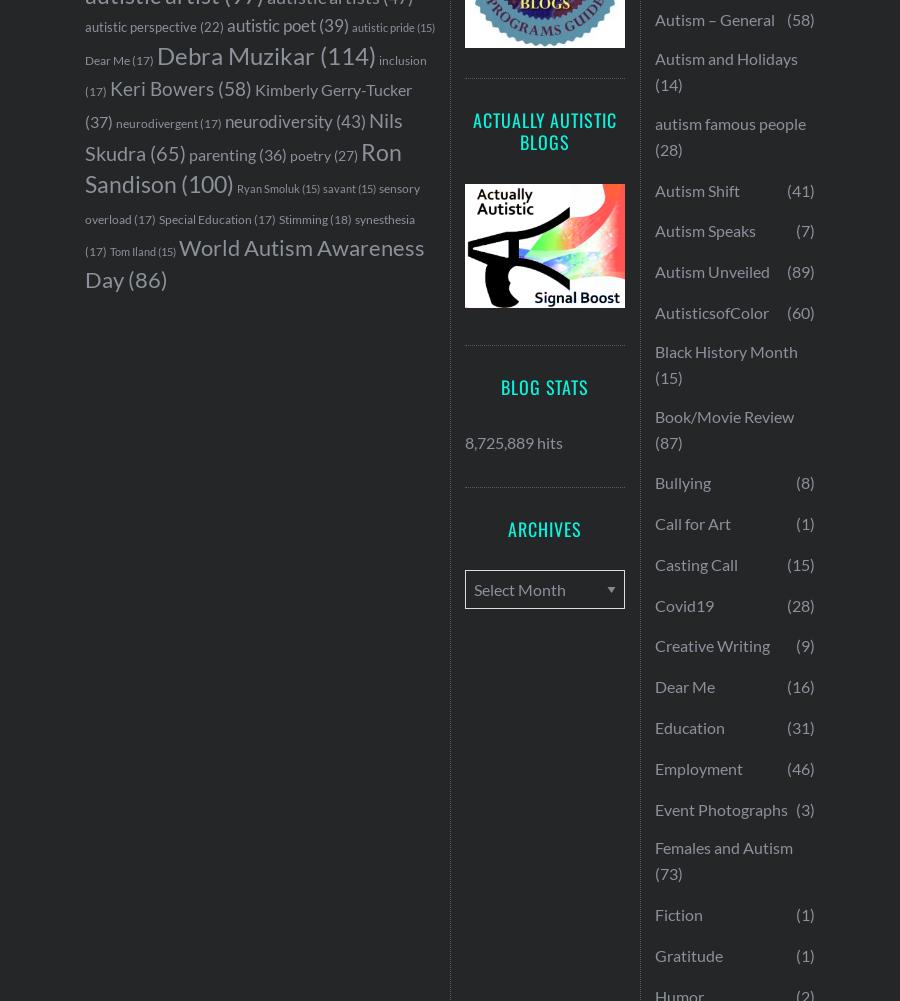 Image resolution: width=900 pixels, height=1001 pixels. What do you see at coordinates (795, 229) in the screenshot?
I see `'(7)'` at bounding box center [795, 229].